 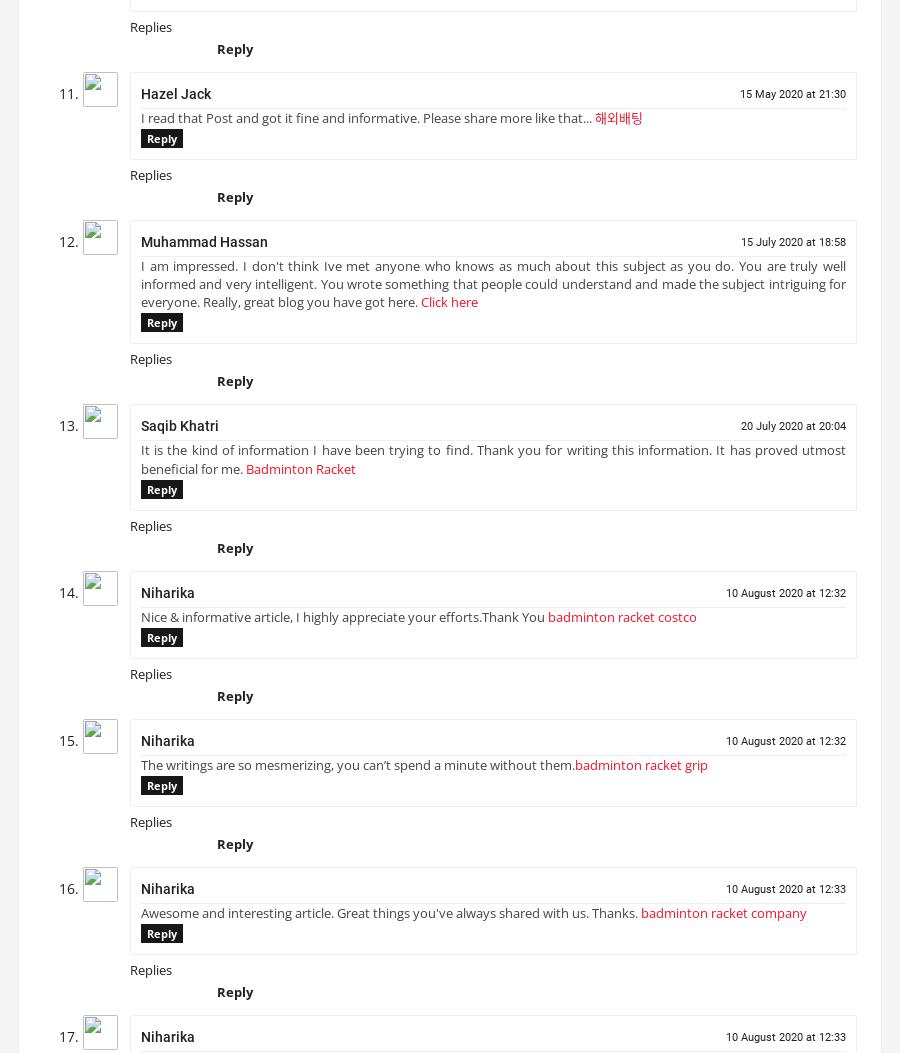 I want to click on 'The writings are so mesmerizing, you can’t spend a minute without them.', so click(x=141, y=771).